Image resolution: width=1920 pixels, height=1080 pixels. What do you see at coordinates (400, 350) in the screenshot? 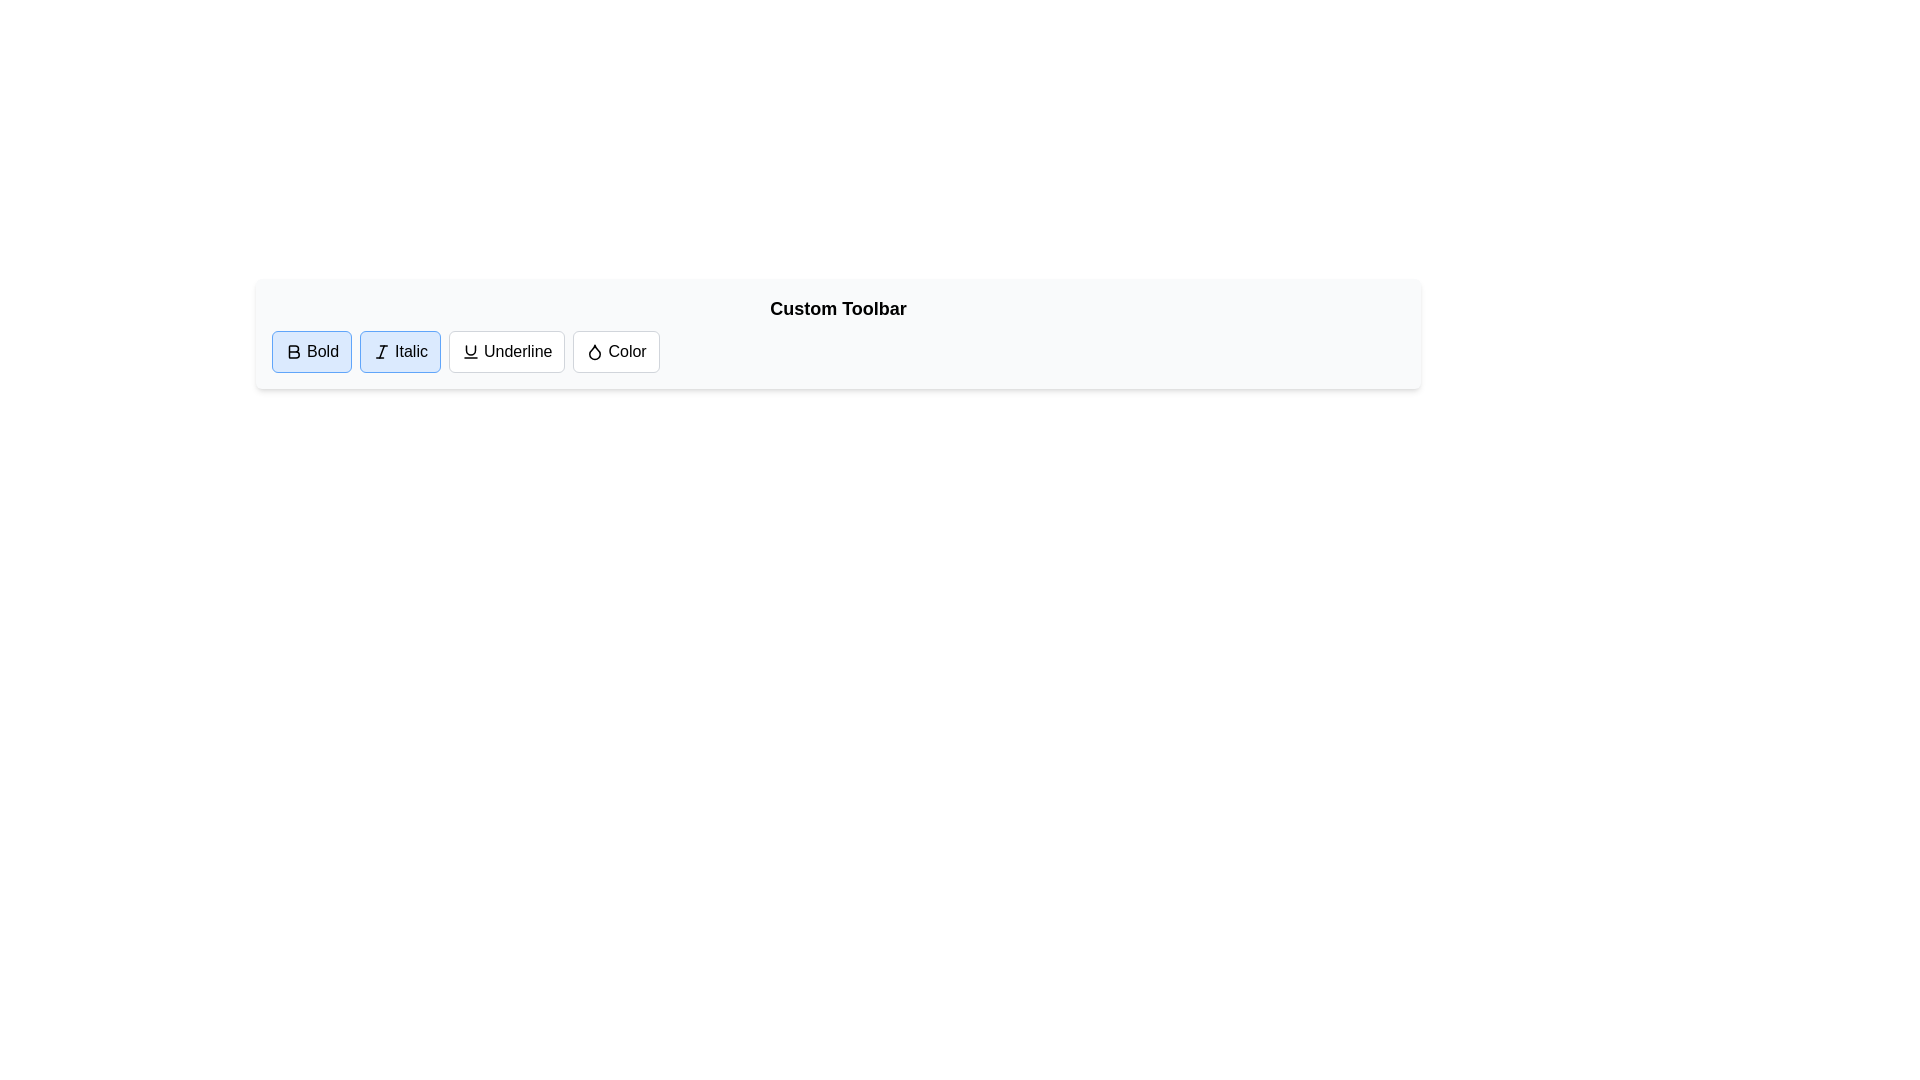
I see `the toggle button for italic styling, located between the 'Bold' and 'Underline' buttons in the toolbar` at bounding box center [400, 350].